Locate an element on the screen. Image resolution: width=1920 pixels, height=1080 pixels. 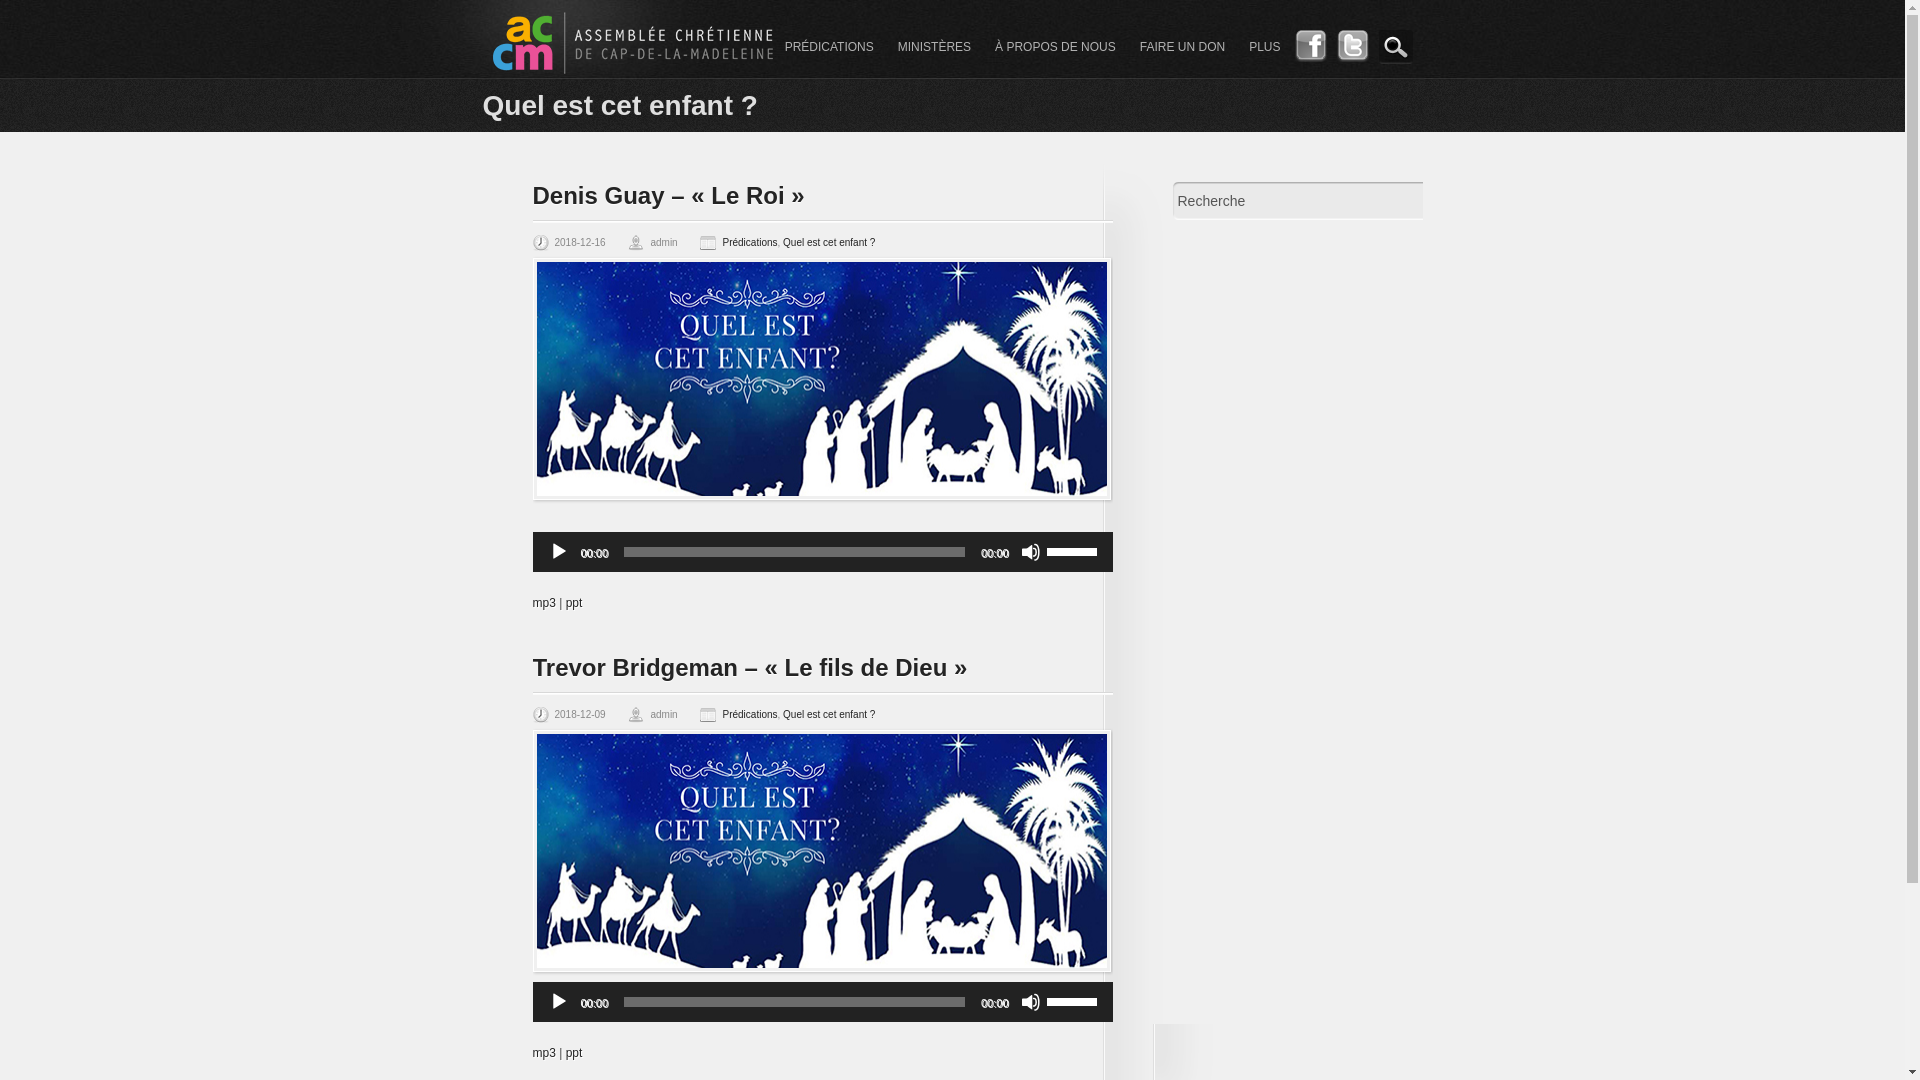
'Twitter' is located at coordinates (1352, 56).